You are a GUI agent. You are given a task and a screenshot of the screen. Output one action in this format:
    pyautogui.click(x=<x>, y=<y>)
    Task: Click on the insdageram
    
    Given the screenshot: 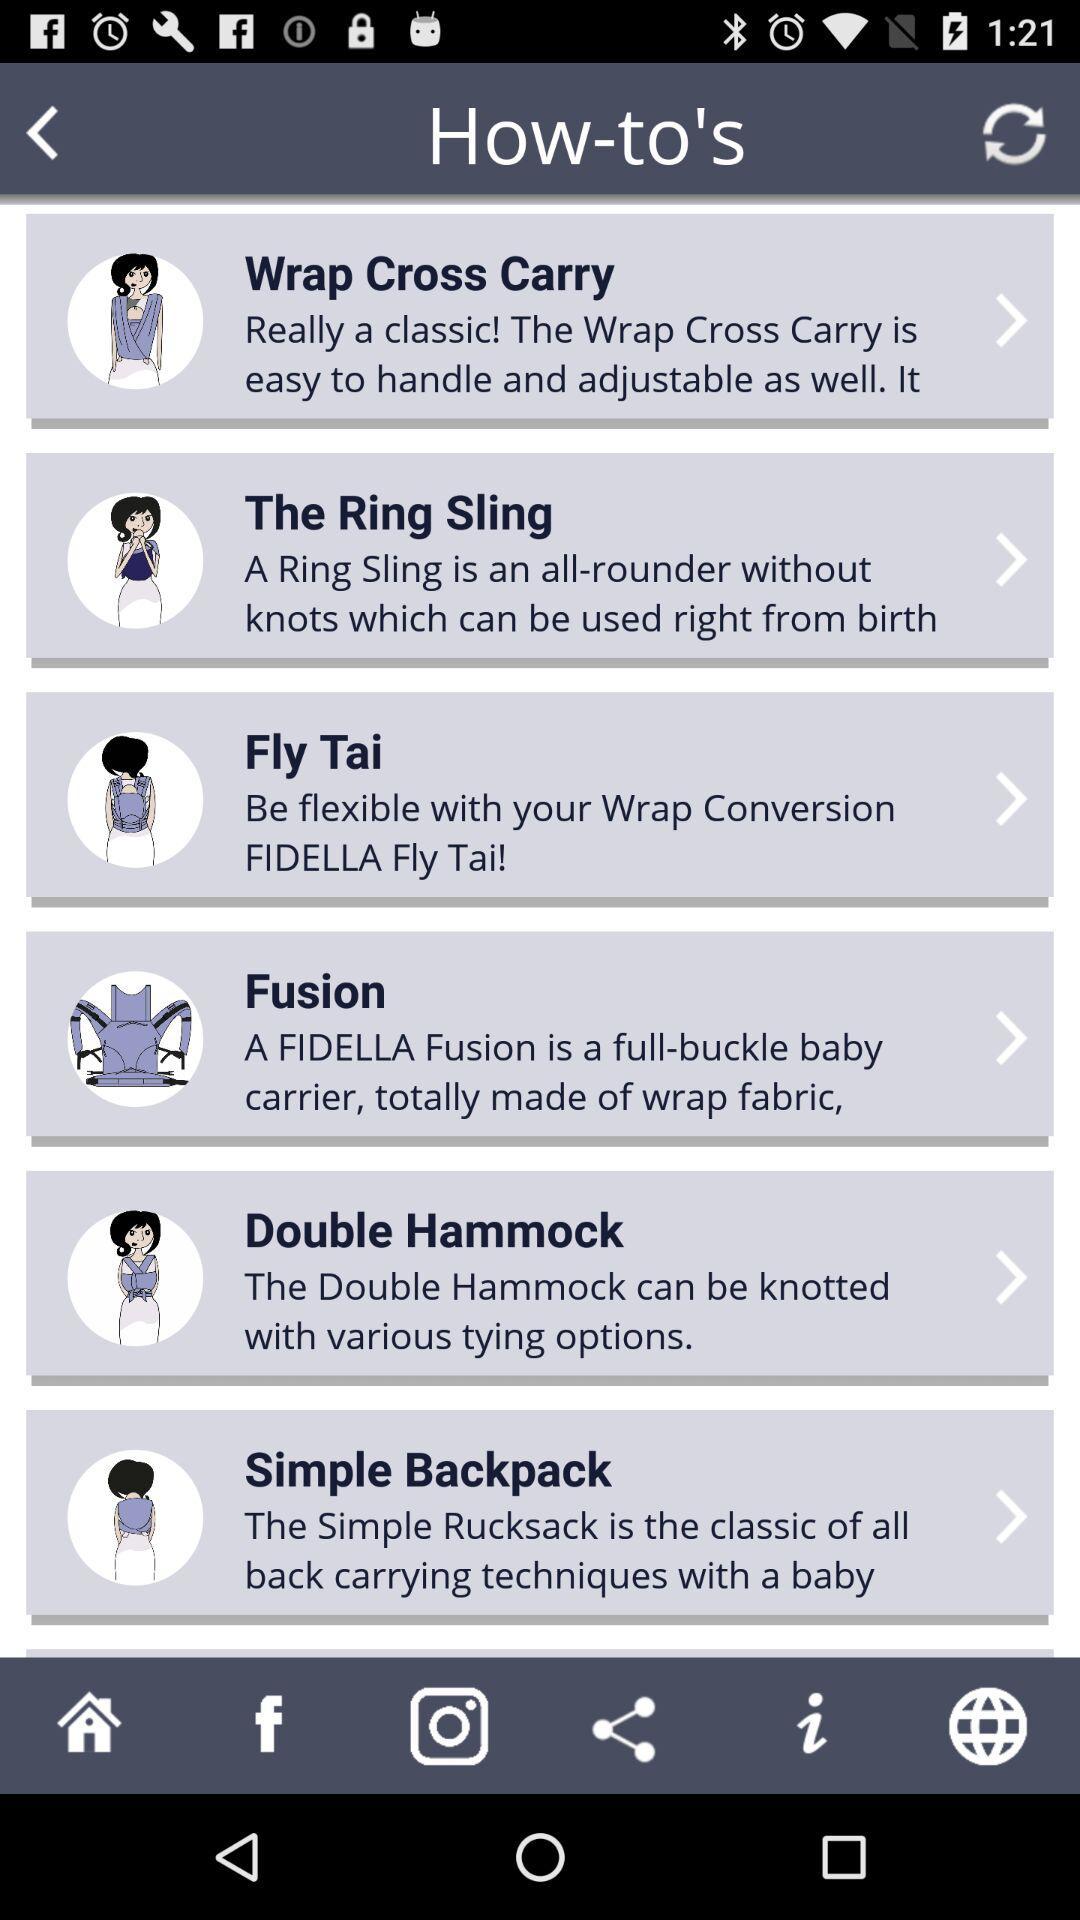 What is the action you would take?
    pyautogui.click(x=450, y=1724)
    